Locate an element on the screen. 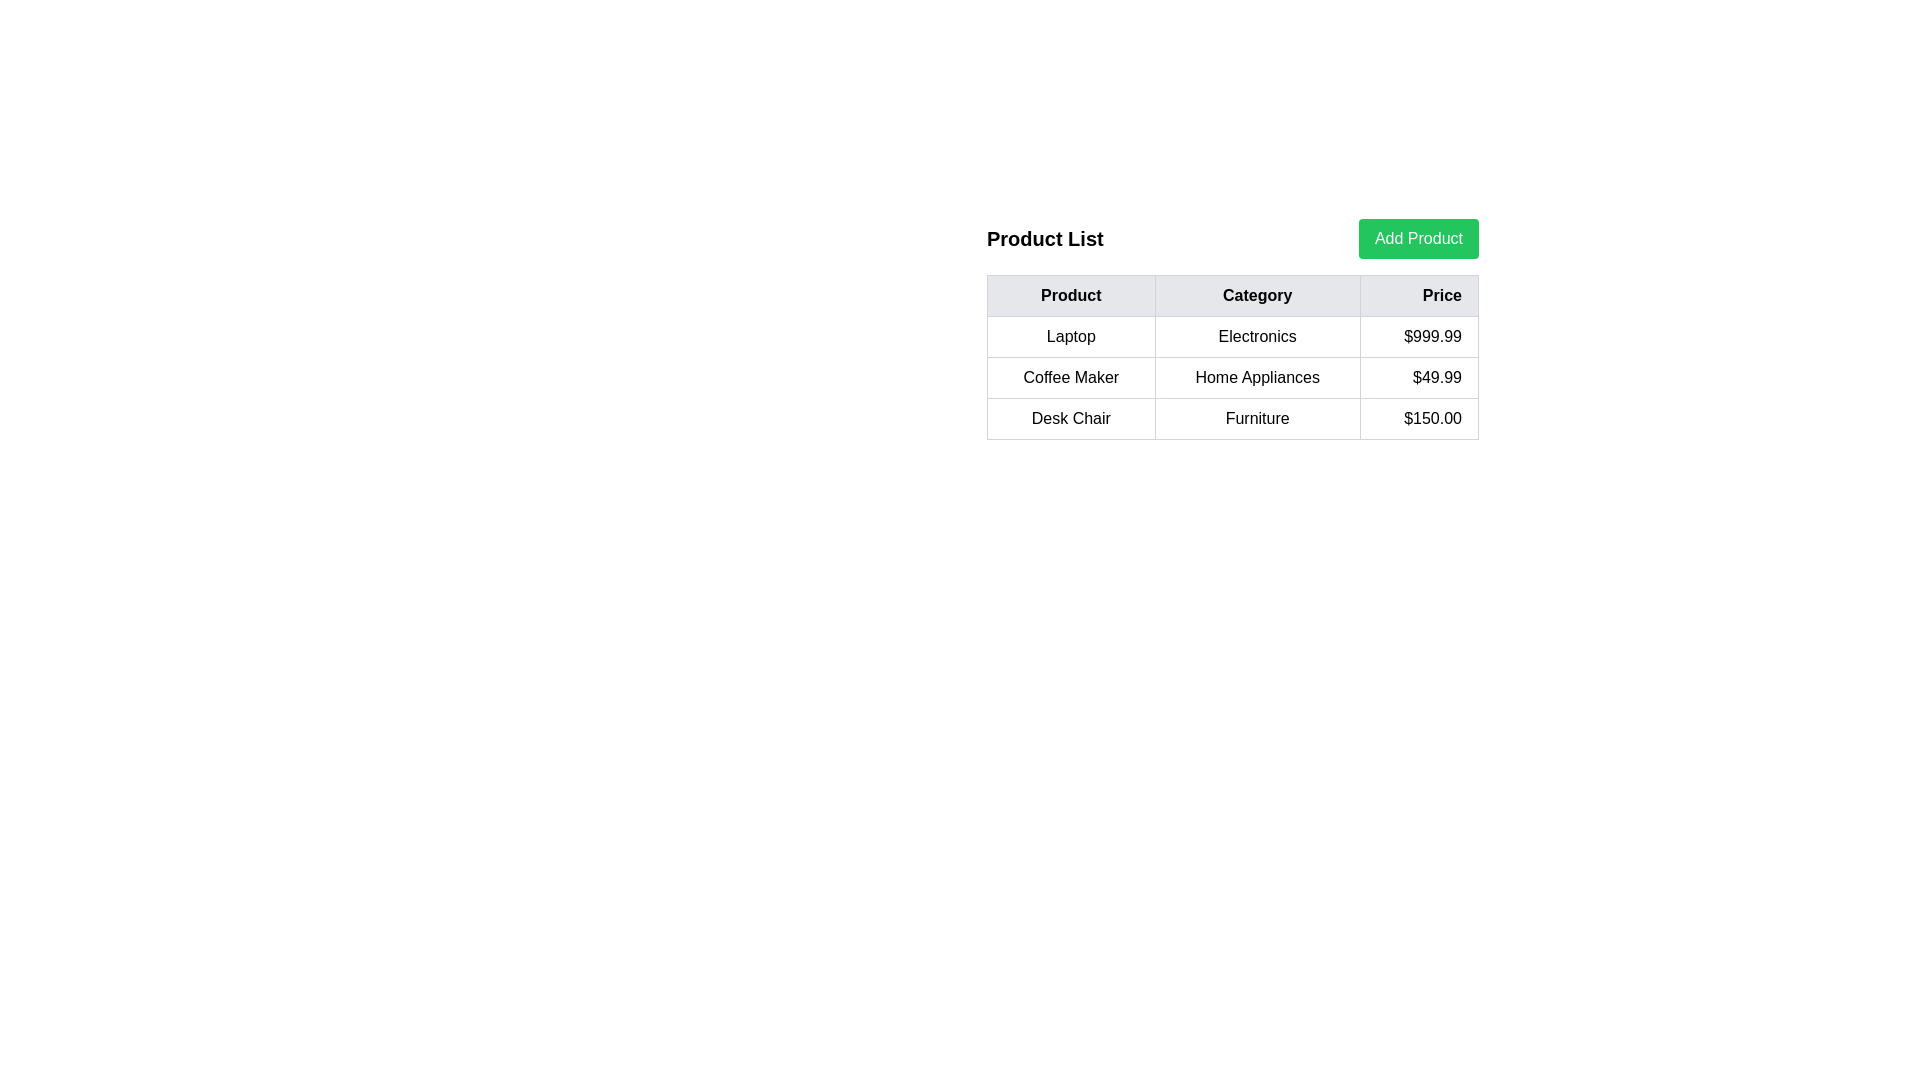  text displayed in the Text Label that shows the price of the product, which is located in the third row under the 'Price' column, aligned with 'Desk Chair' in the 'Product' column is located at coordinates (1418, 418).